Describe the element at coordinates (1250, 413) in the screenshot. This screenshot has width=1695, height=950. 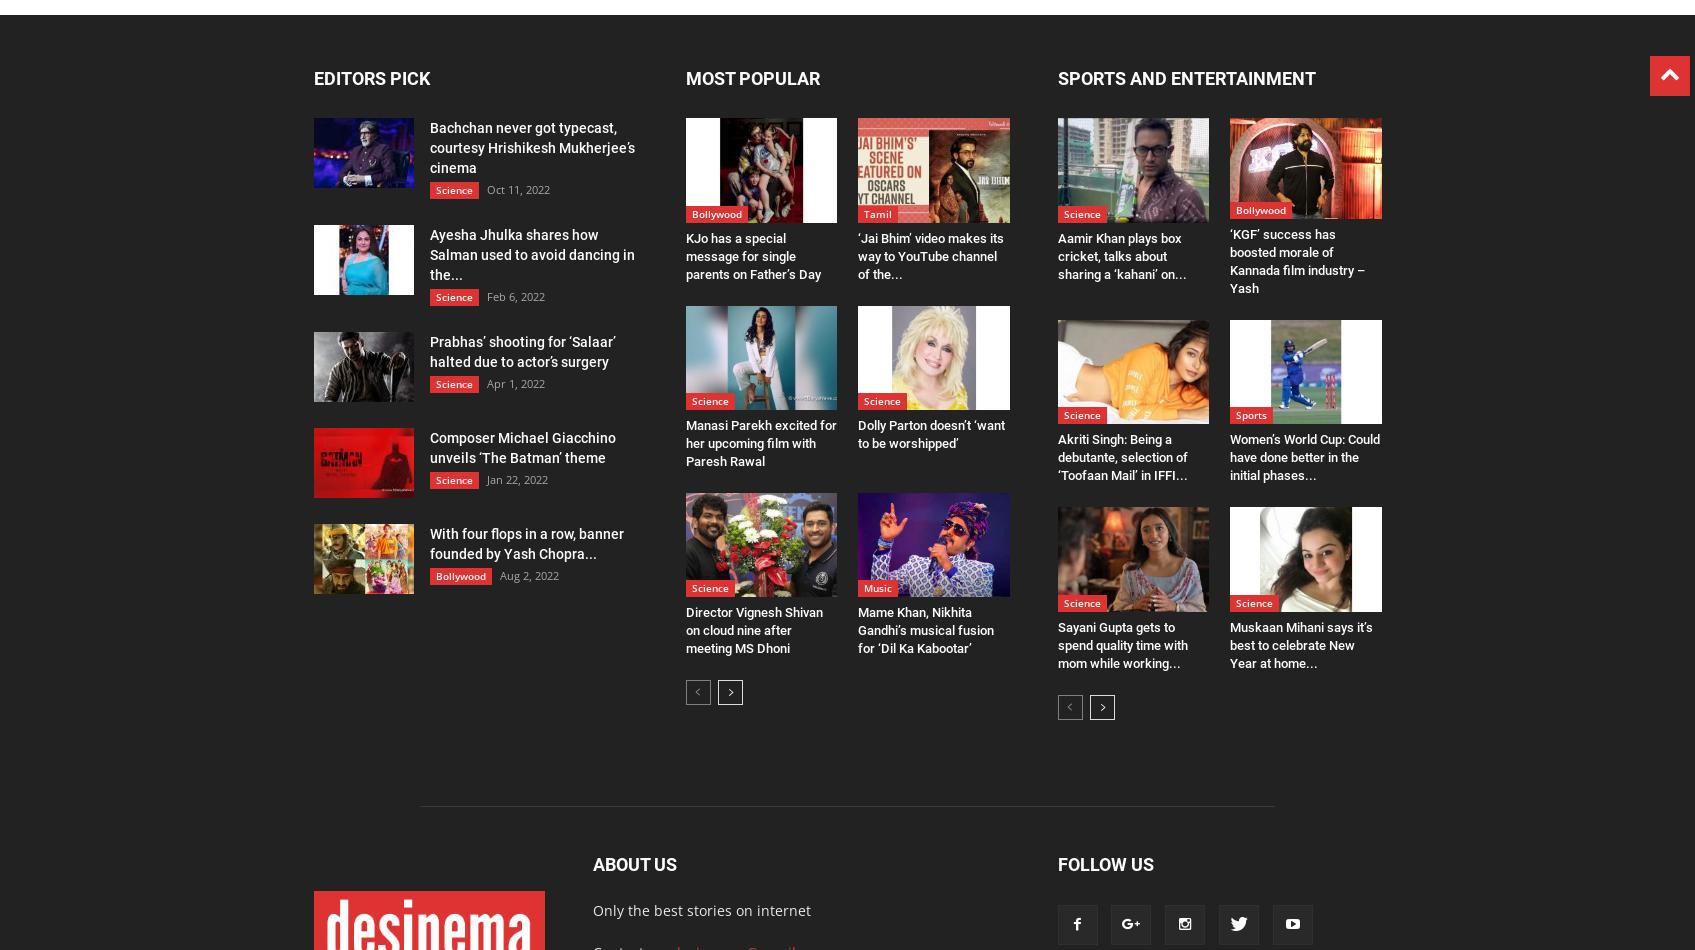
I see `'Sports'` at that location.